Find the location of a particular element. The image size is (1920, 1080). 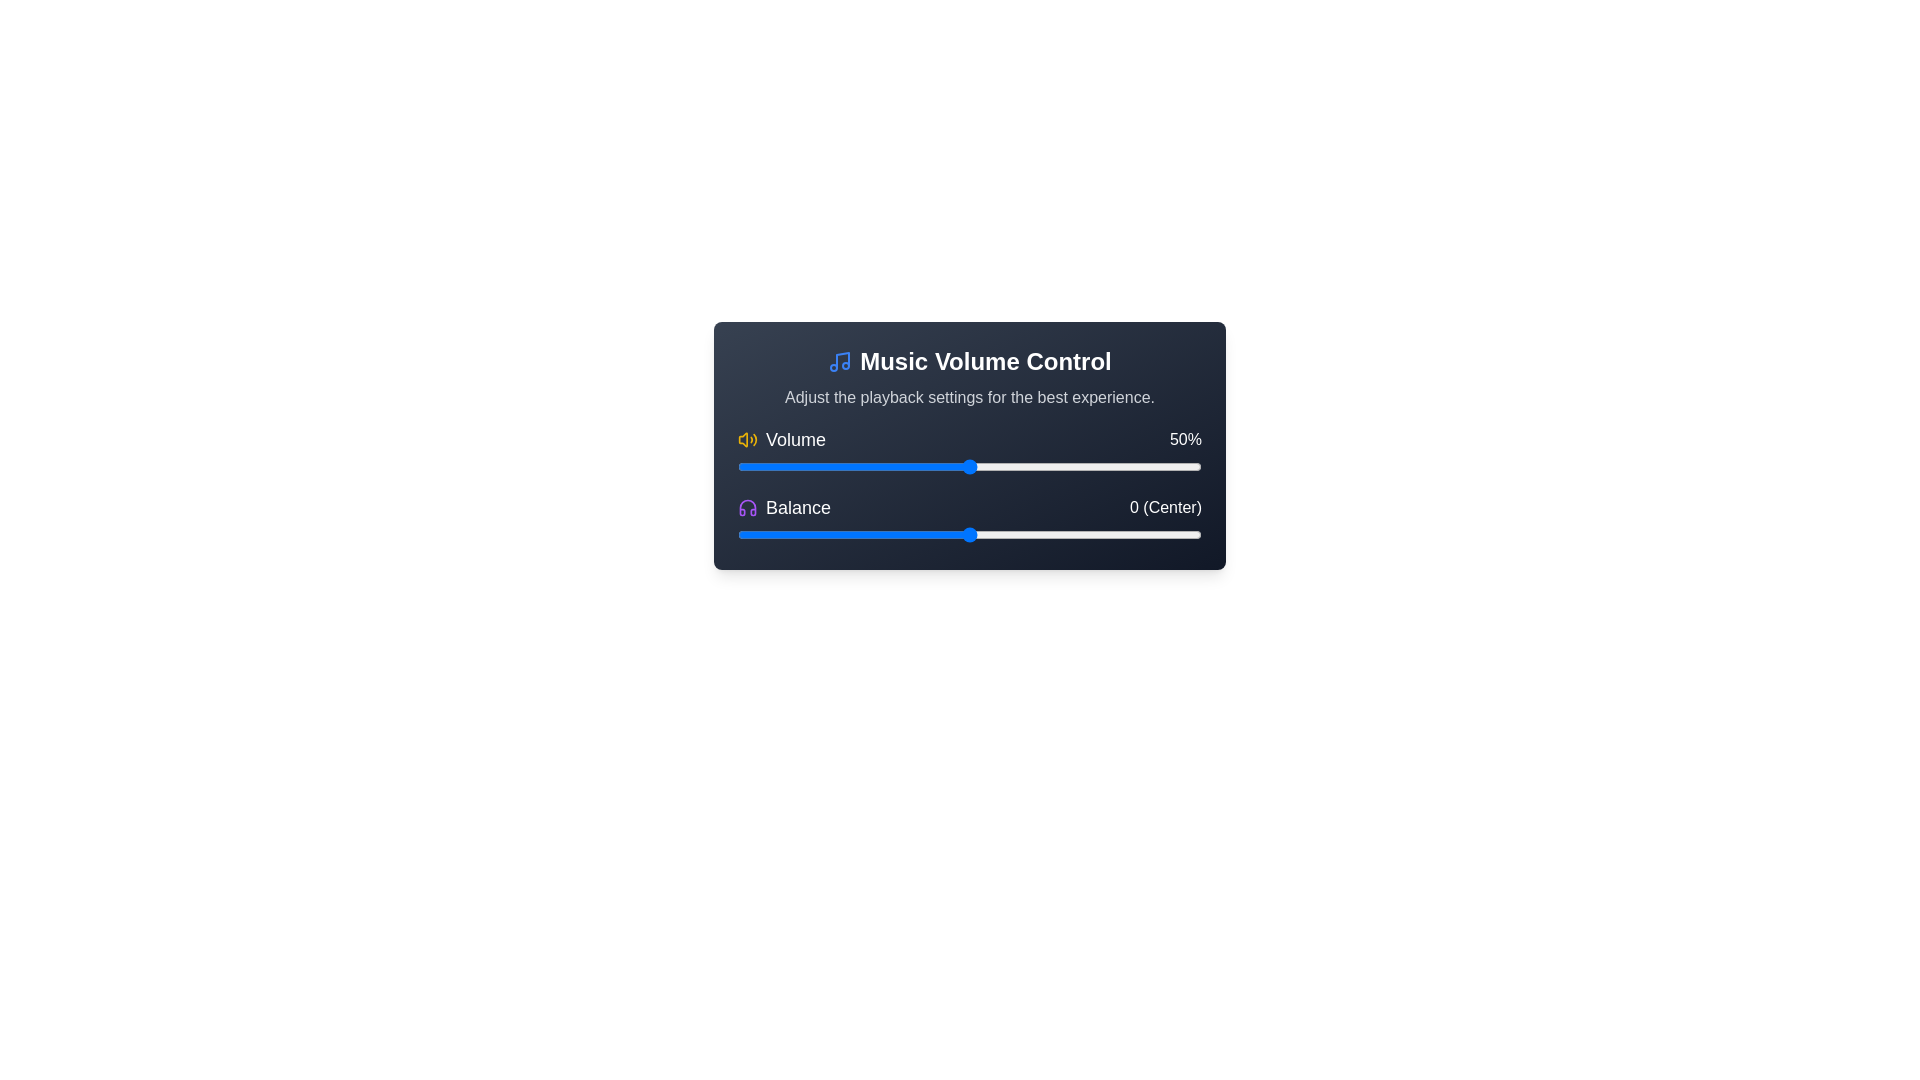

the volume slider to set the volume to 87% is located at coordinates (1141, 466).